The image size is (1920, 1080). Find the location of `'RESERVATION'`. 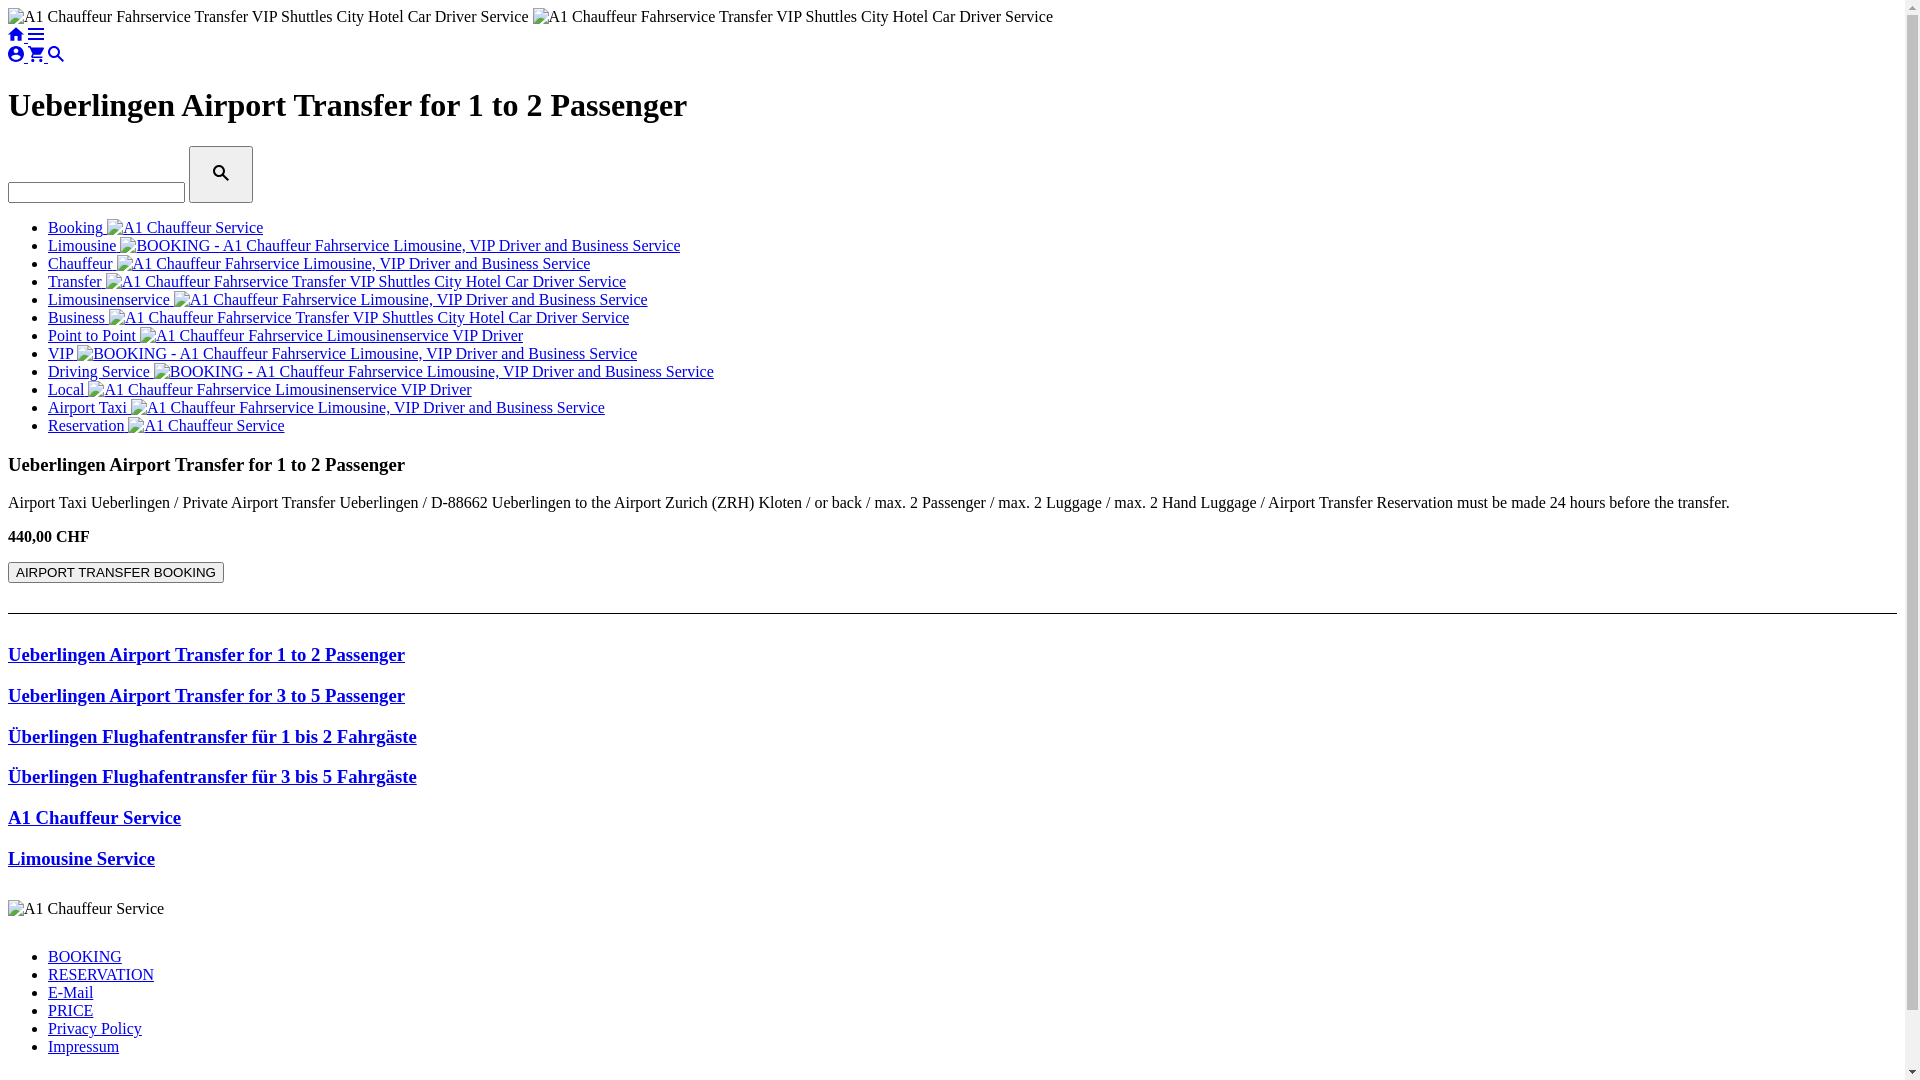

'RESERVATION' is located at coordinates (48, 973).